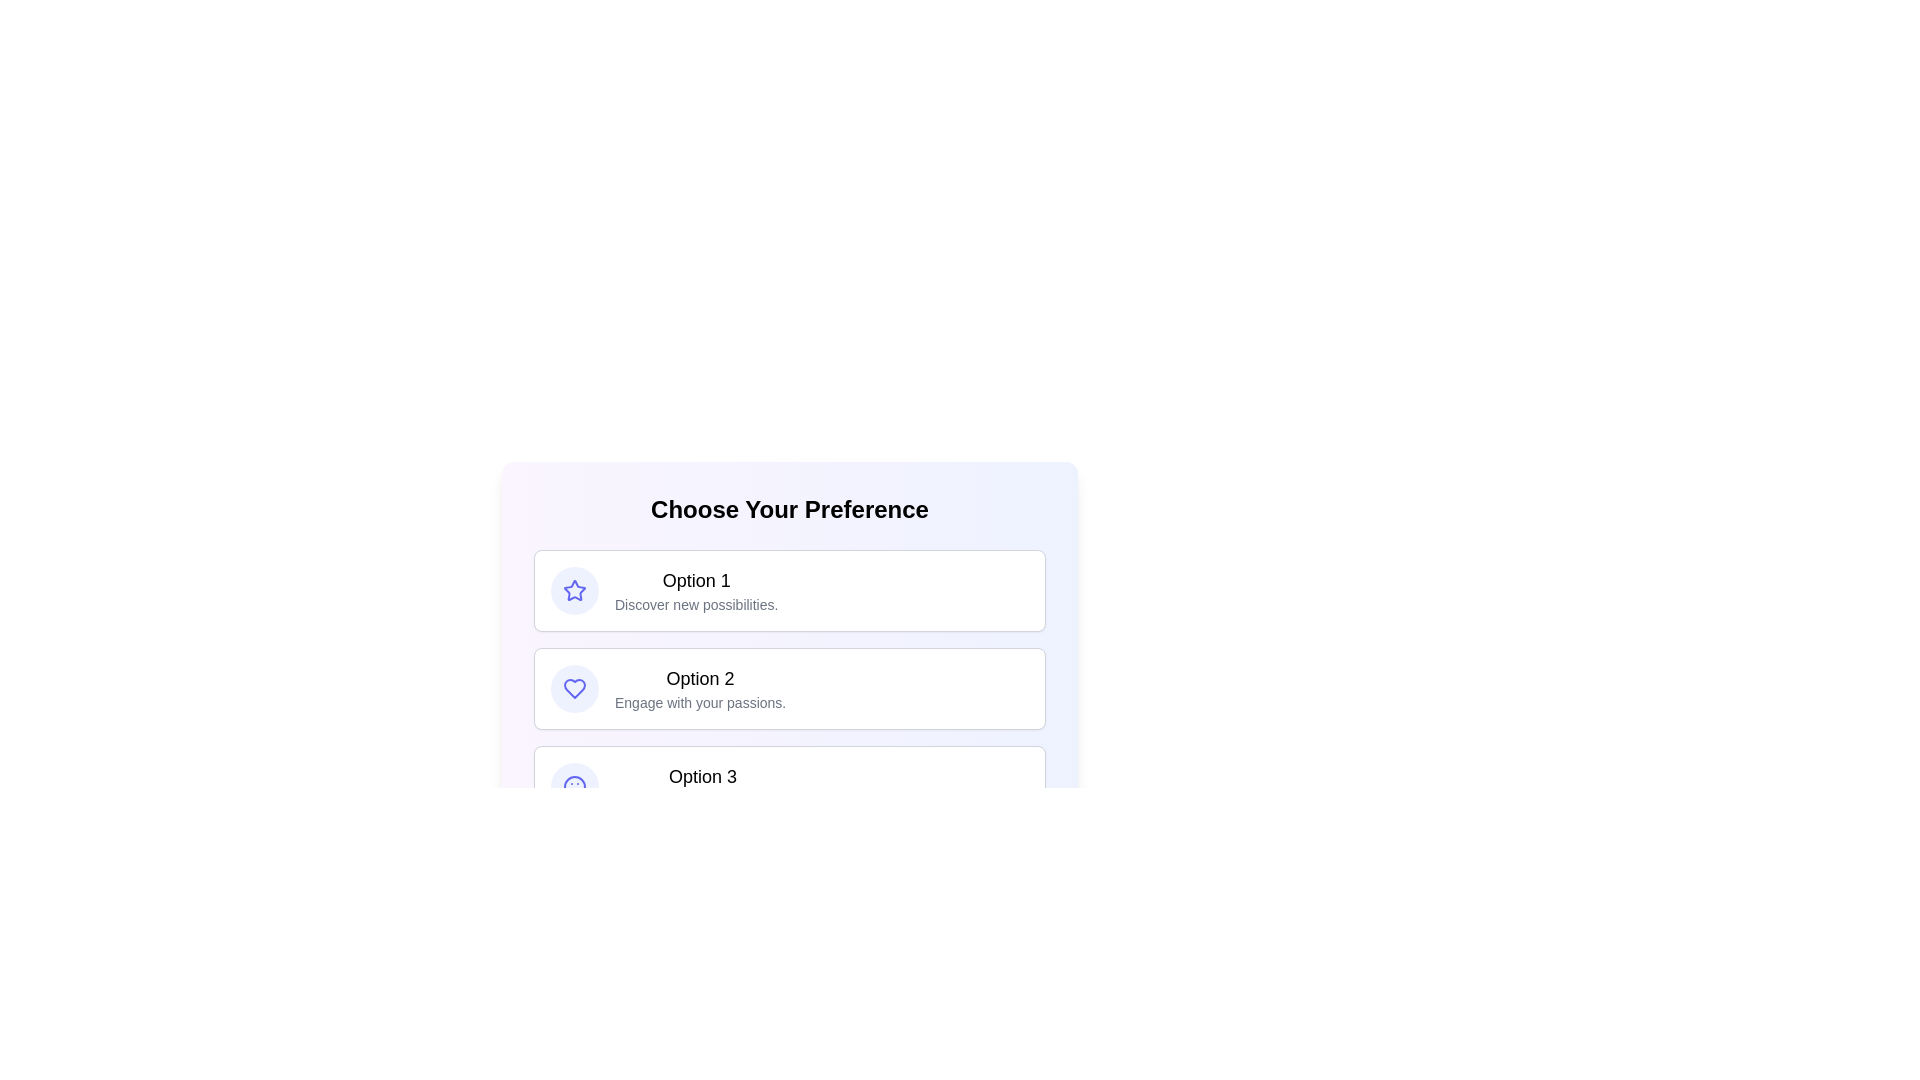 The height and width of the screenshot is (1080, 1920). Describe the element at coordinates (574, 589) in the screenshot. I see `the indigo star icon located at the top of the 'Choose Your Preference' vertical list menu, which is distinctively placed within a circular background` at that location.